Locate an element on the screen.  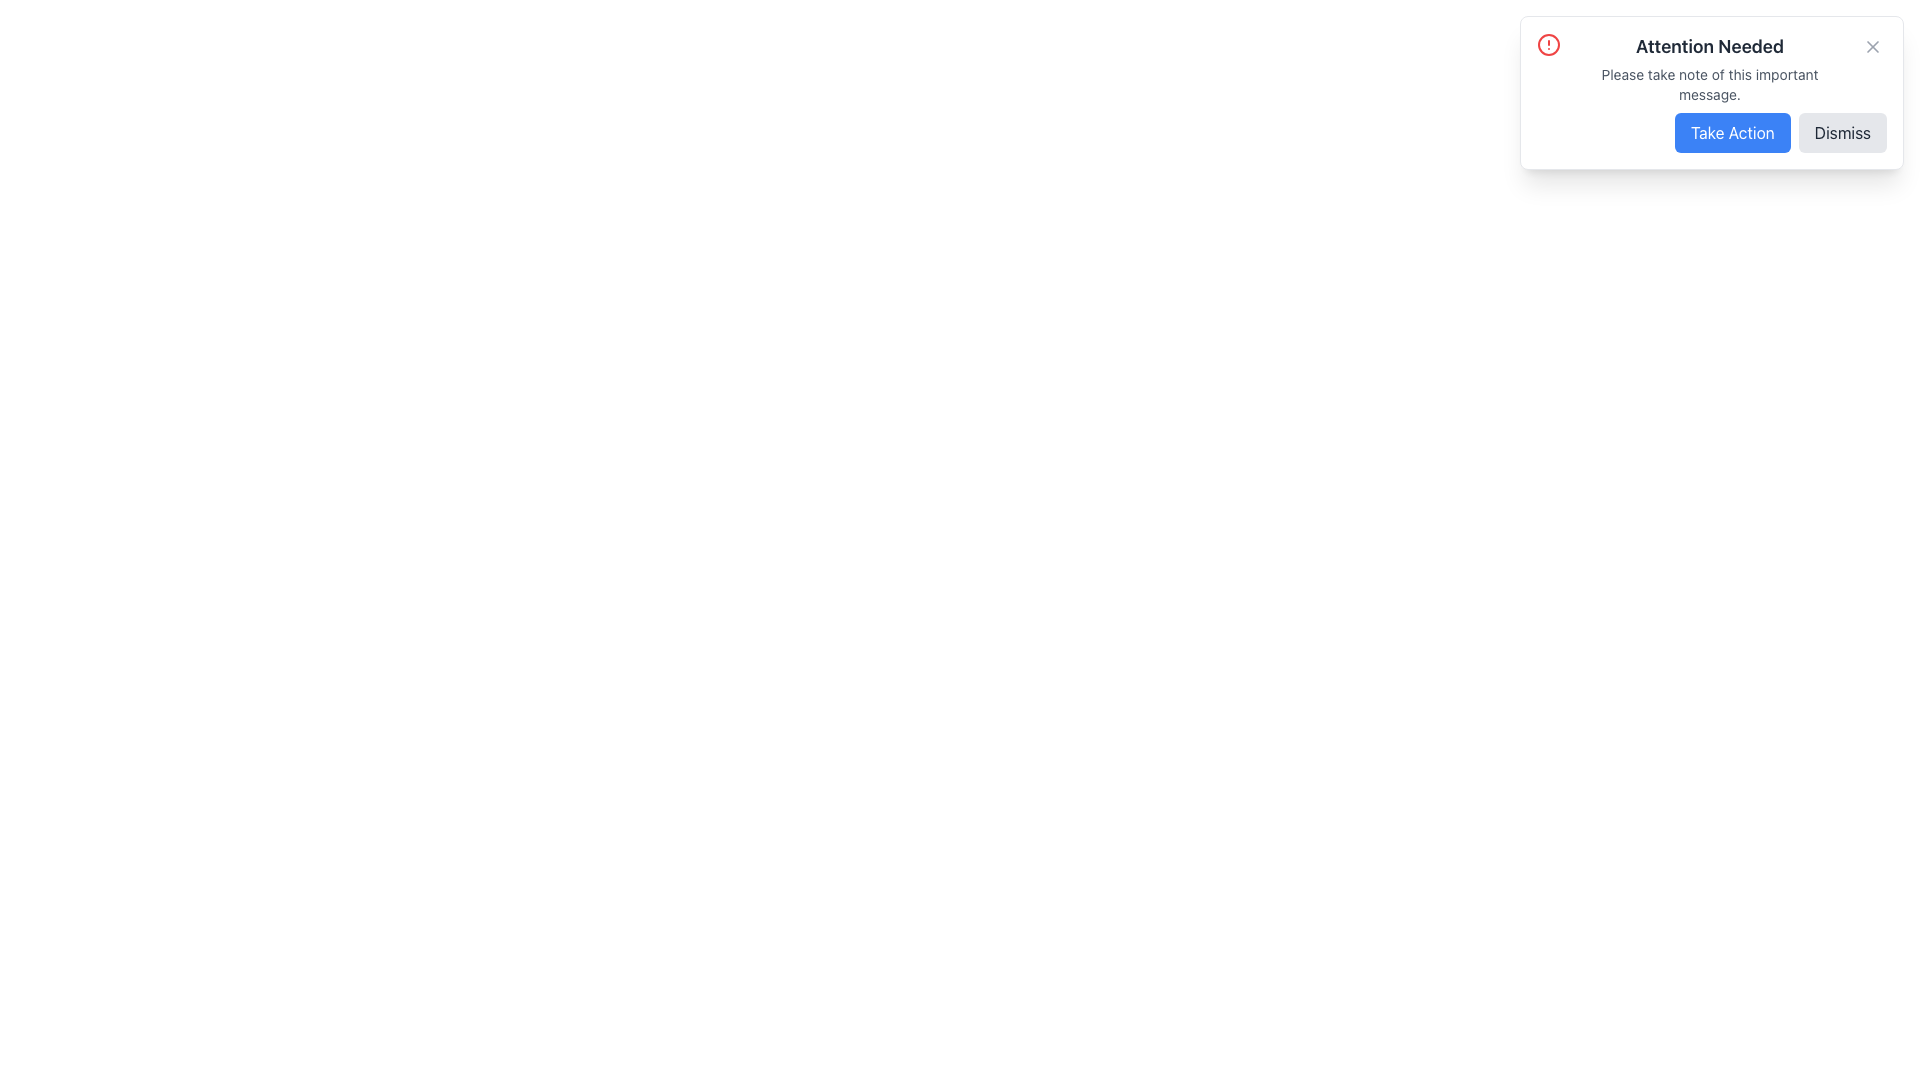
the text label that displays 'Attention Needed', which is bold and larger than the explanatory text below it is located at coordinates (1708, 45).